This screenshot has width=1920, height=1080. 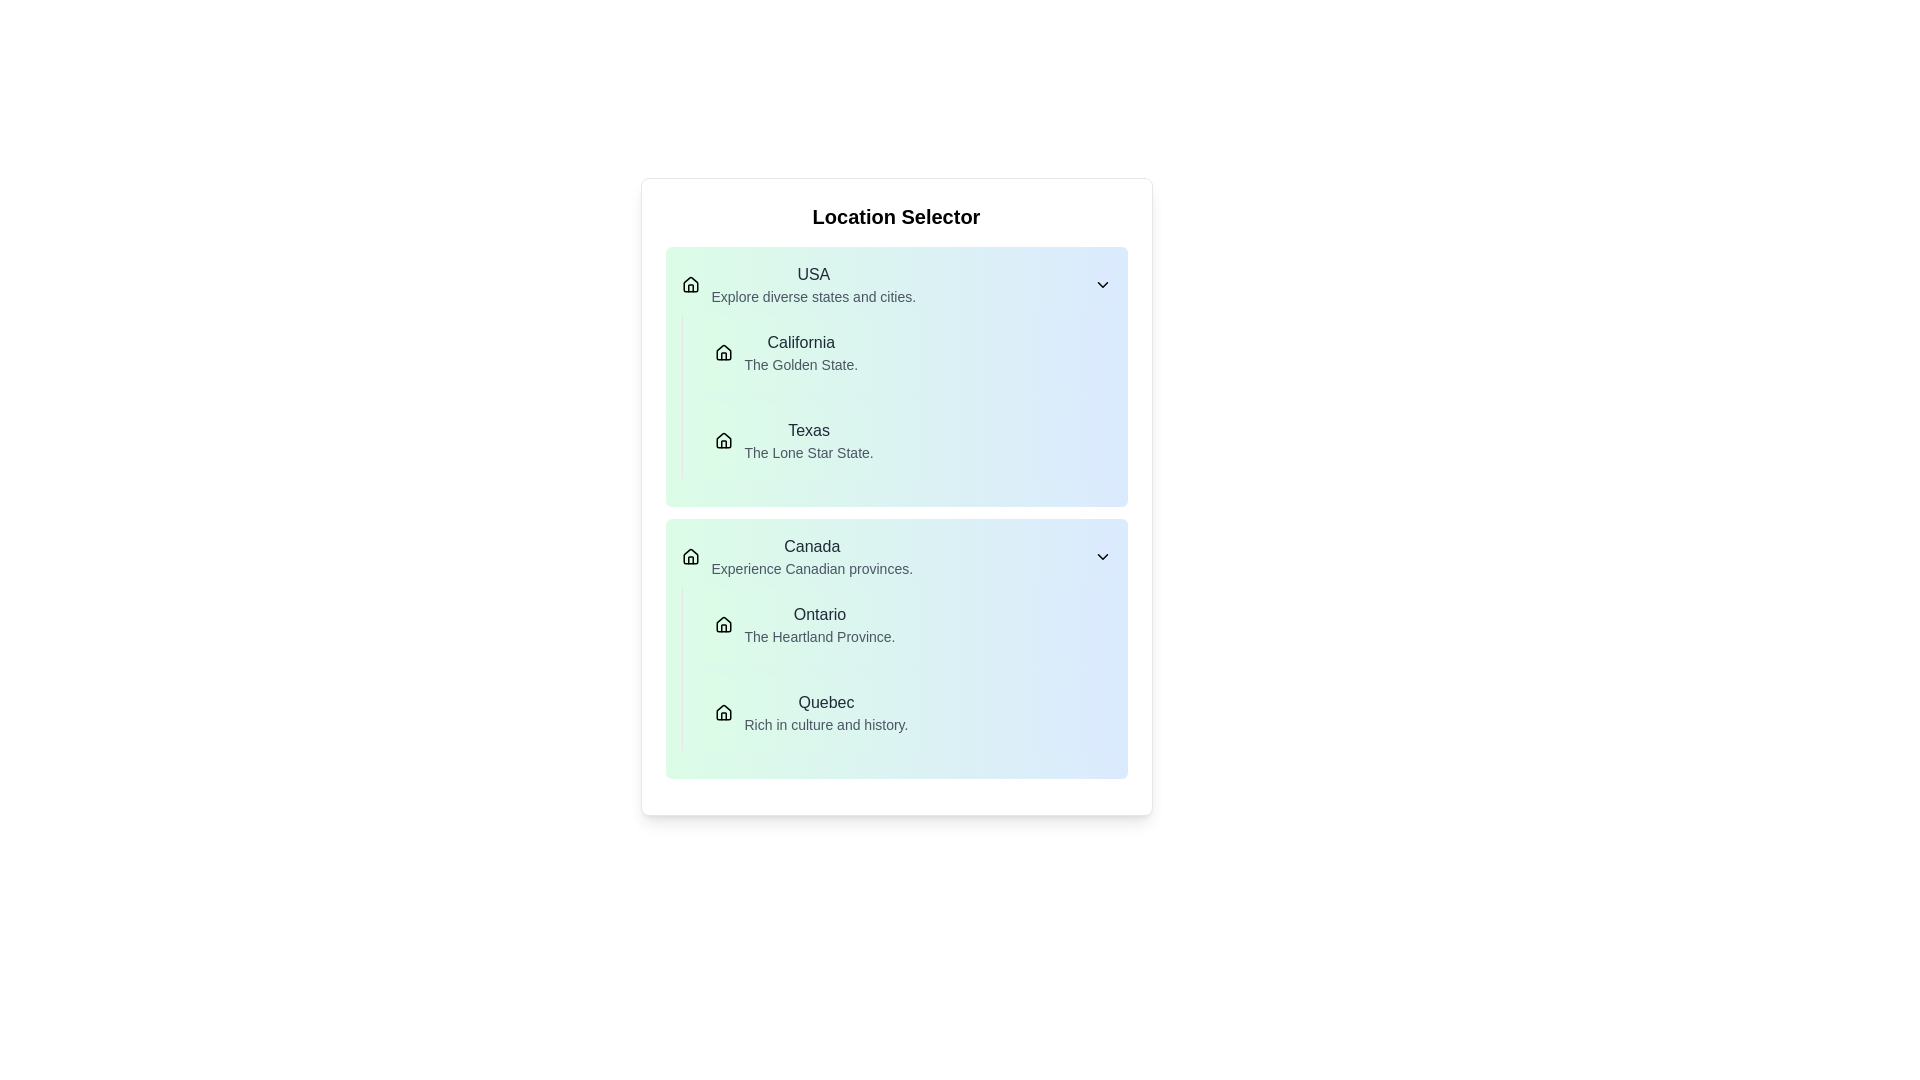 What do you see at coordinates (722, 711) in the screenshot?
I see `the house-shaped icon next to the text 'Quebec', which represents a home symbol` at bounding box center [722, 711].